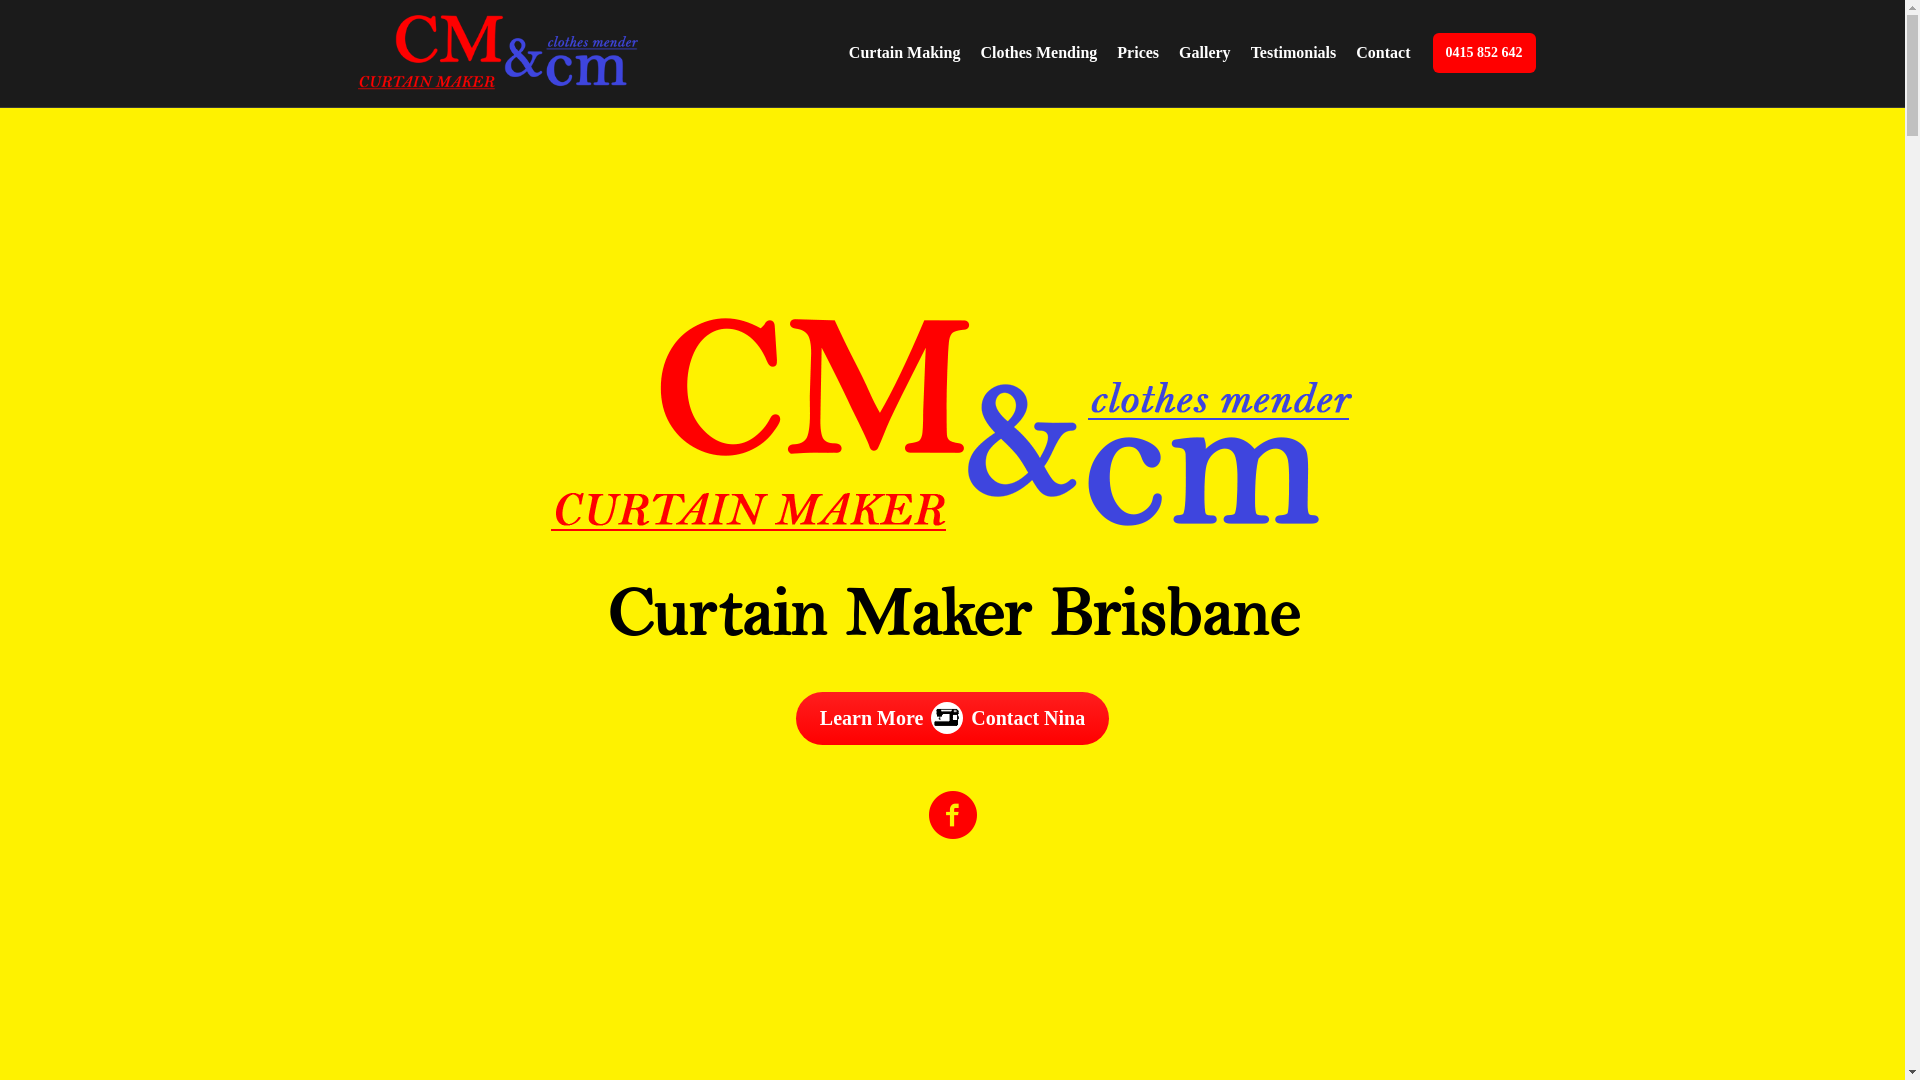 Image resolution: width=1920 pixels, height=1080 pixels. Describe the element at coordinates (1203, 52) in the screenshot. I see `'Gallery'` at that location.